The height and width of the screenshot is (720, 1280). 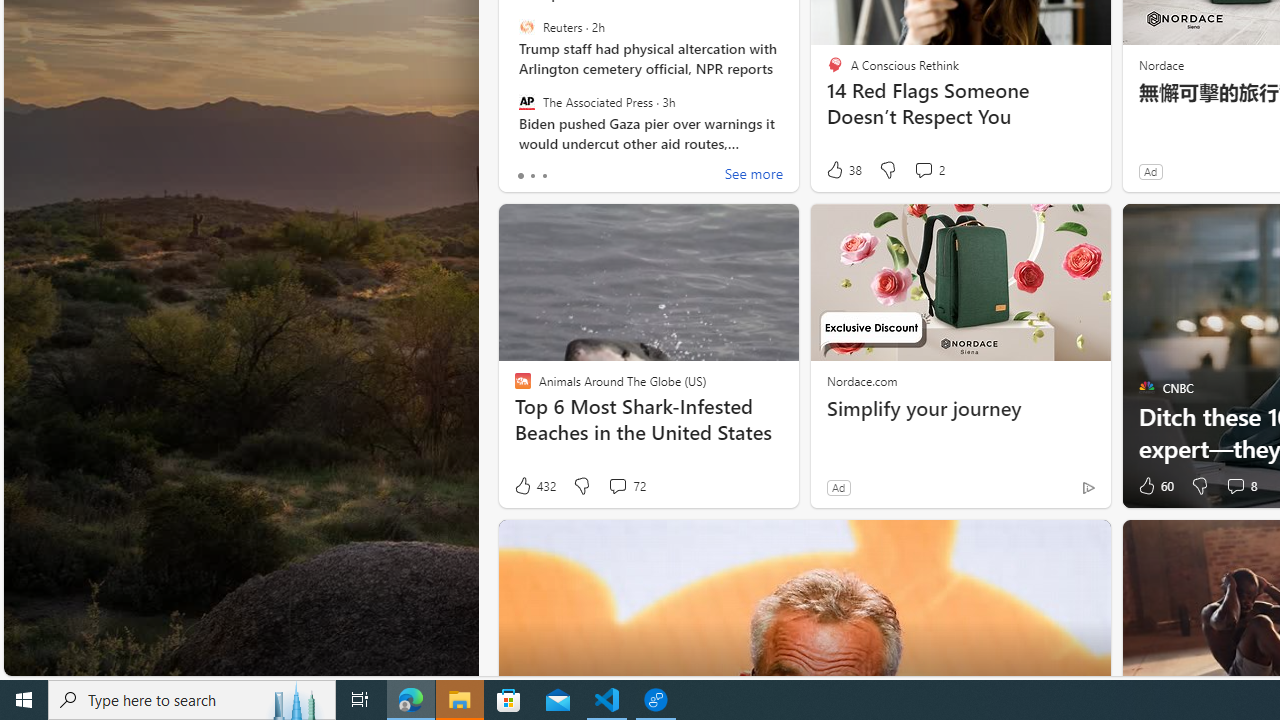 What do you see at coordinates (1239, 486) in the screenshot?
I see `'View comments 8 Comment'` at bounding box center [1239, 486].